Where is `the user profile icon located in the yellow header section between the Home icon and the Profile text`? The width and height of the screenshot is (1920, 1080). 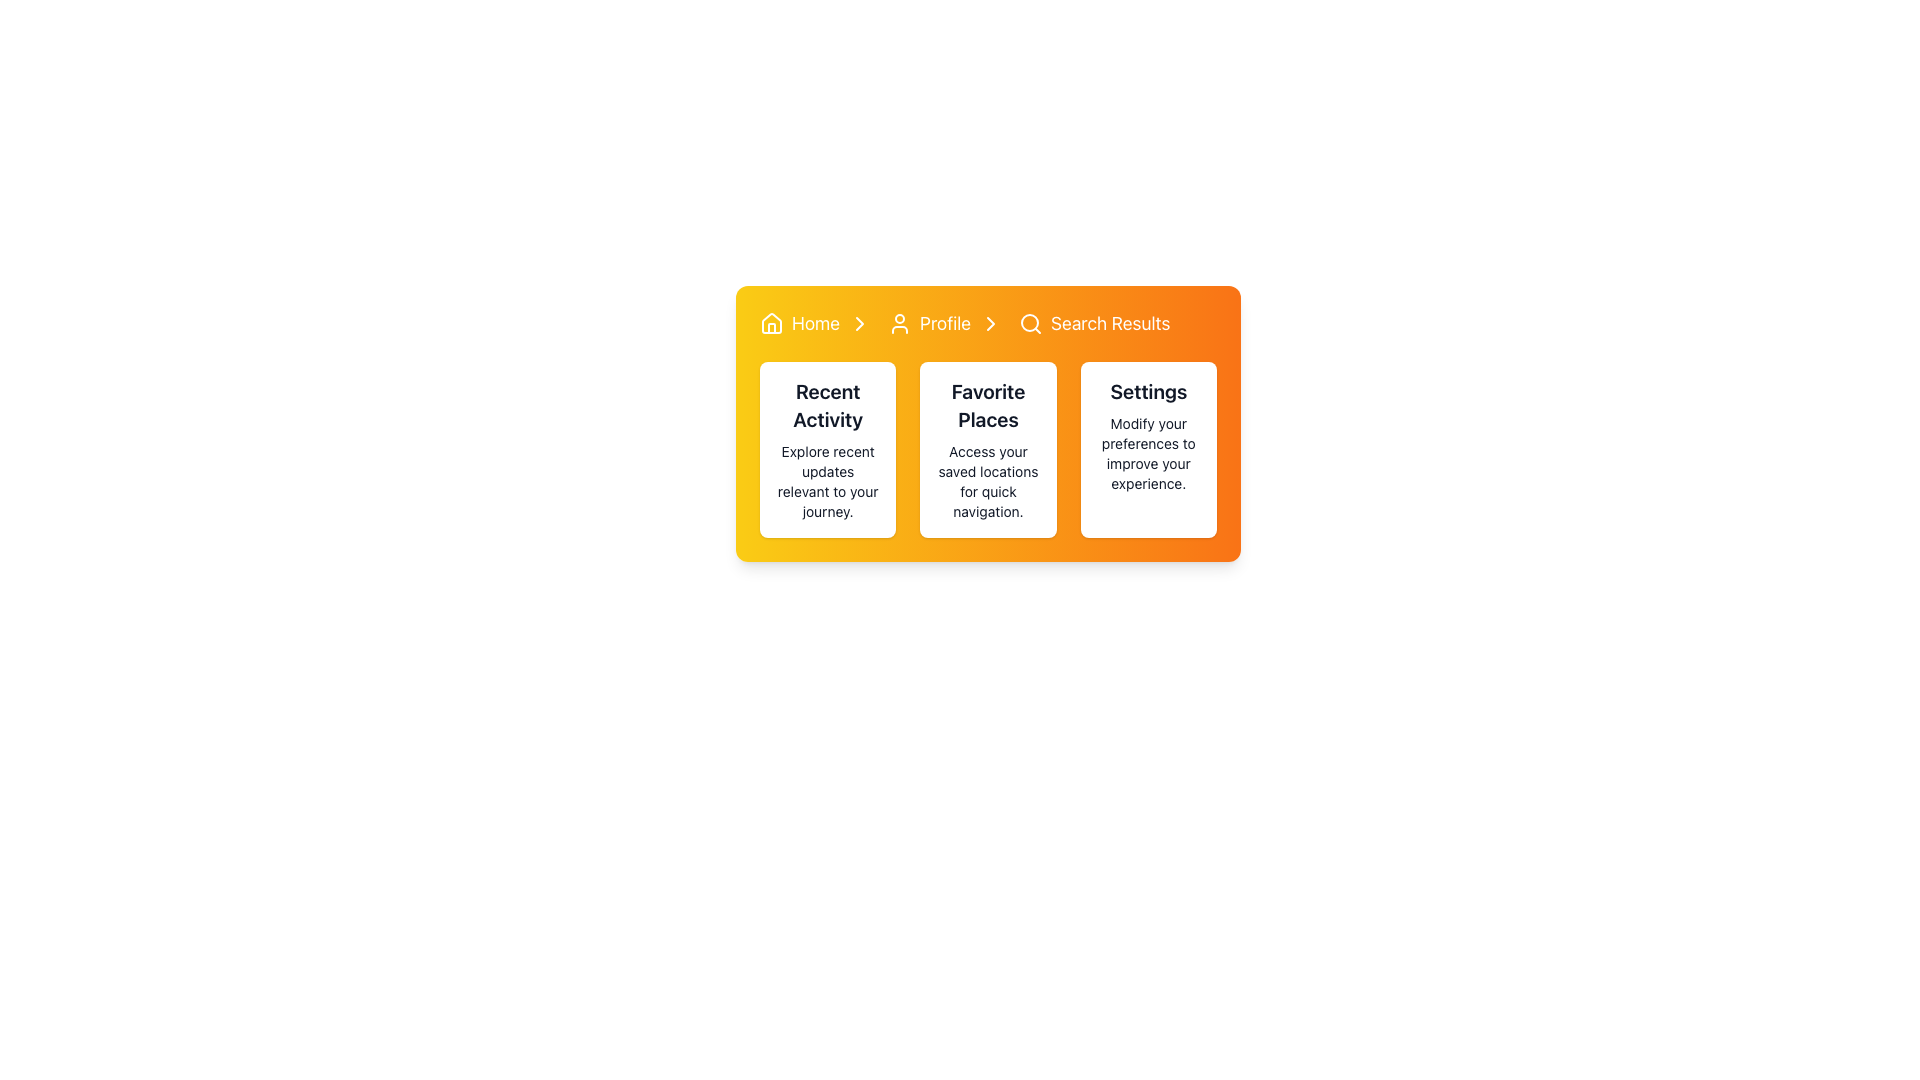
the user profile icon located in the yellow header section between the Home icon and the Profile text is located at coordinates (899, 323).